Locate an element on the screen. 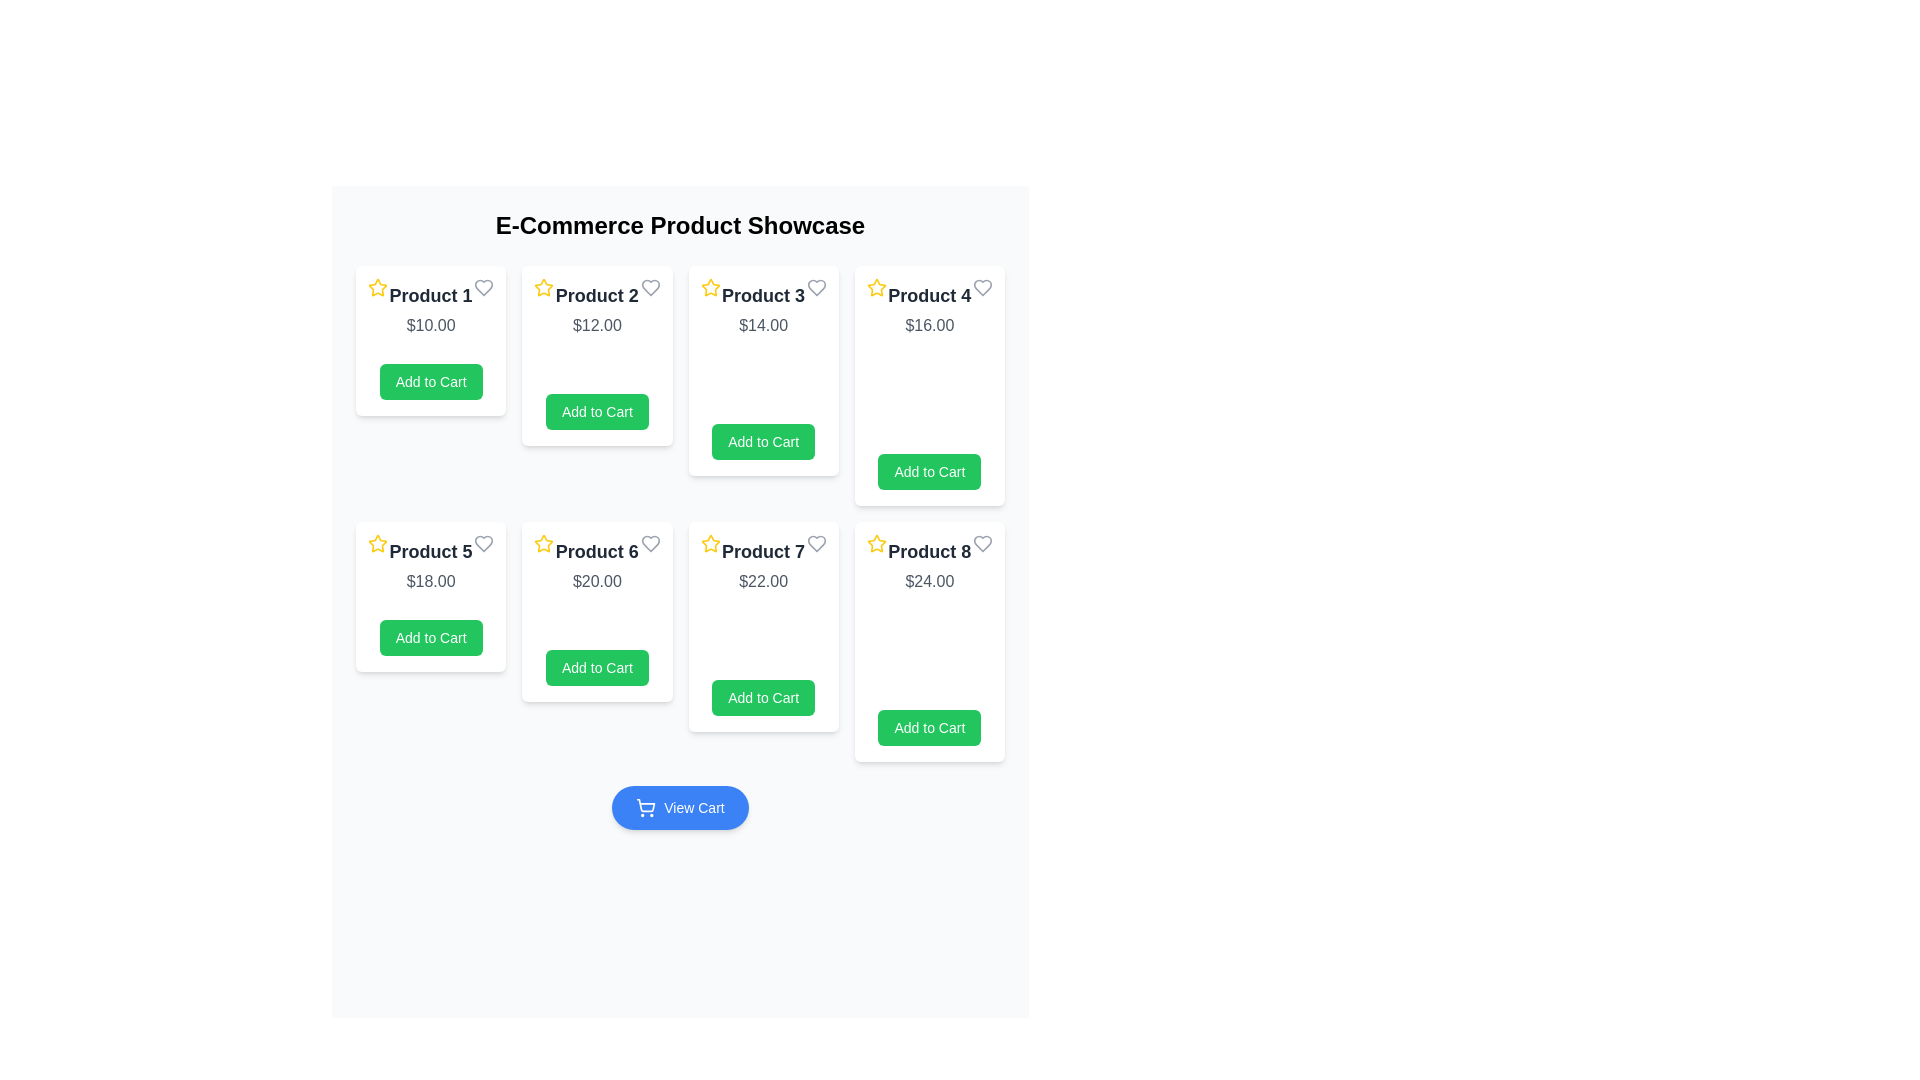 The width and height of the screenshot is (1920, 1080). the Decorative star icon located in the top-left corner of the product card for 'Product 6', which represents a rating or favorite feature is located at coordinates (544, 543).